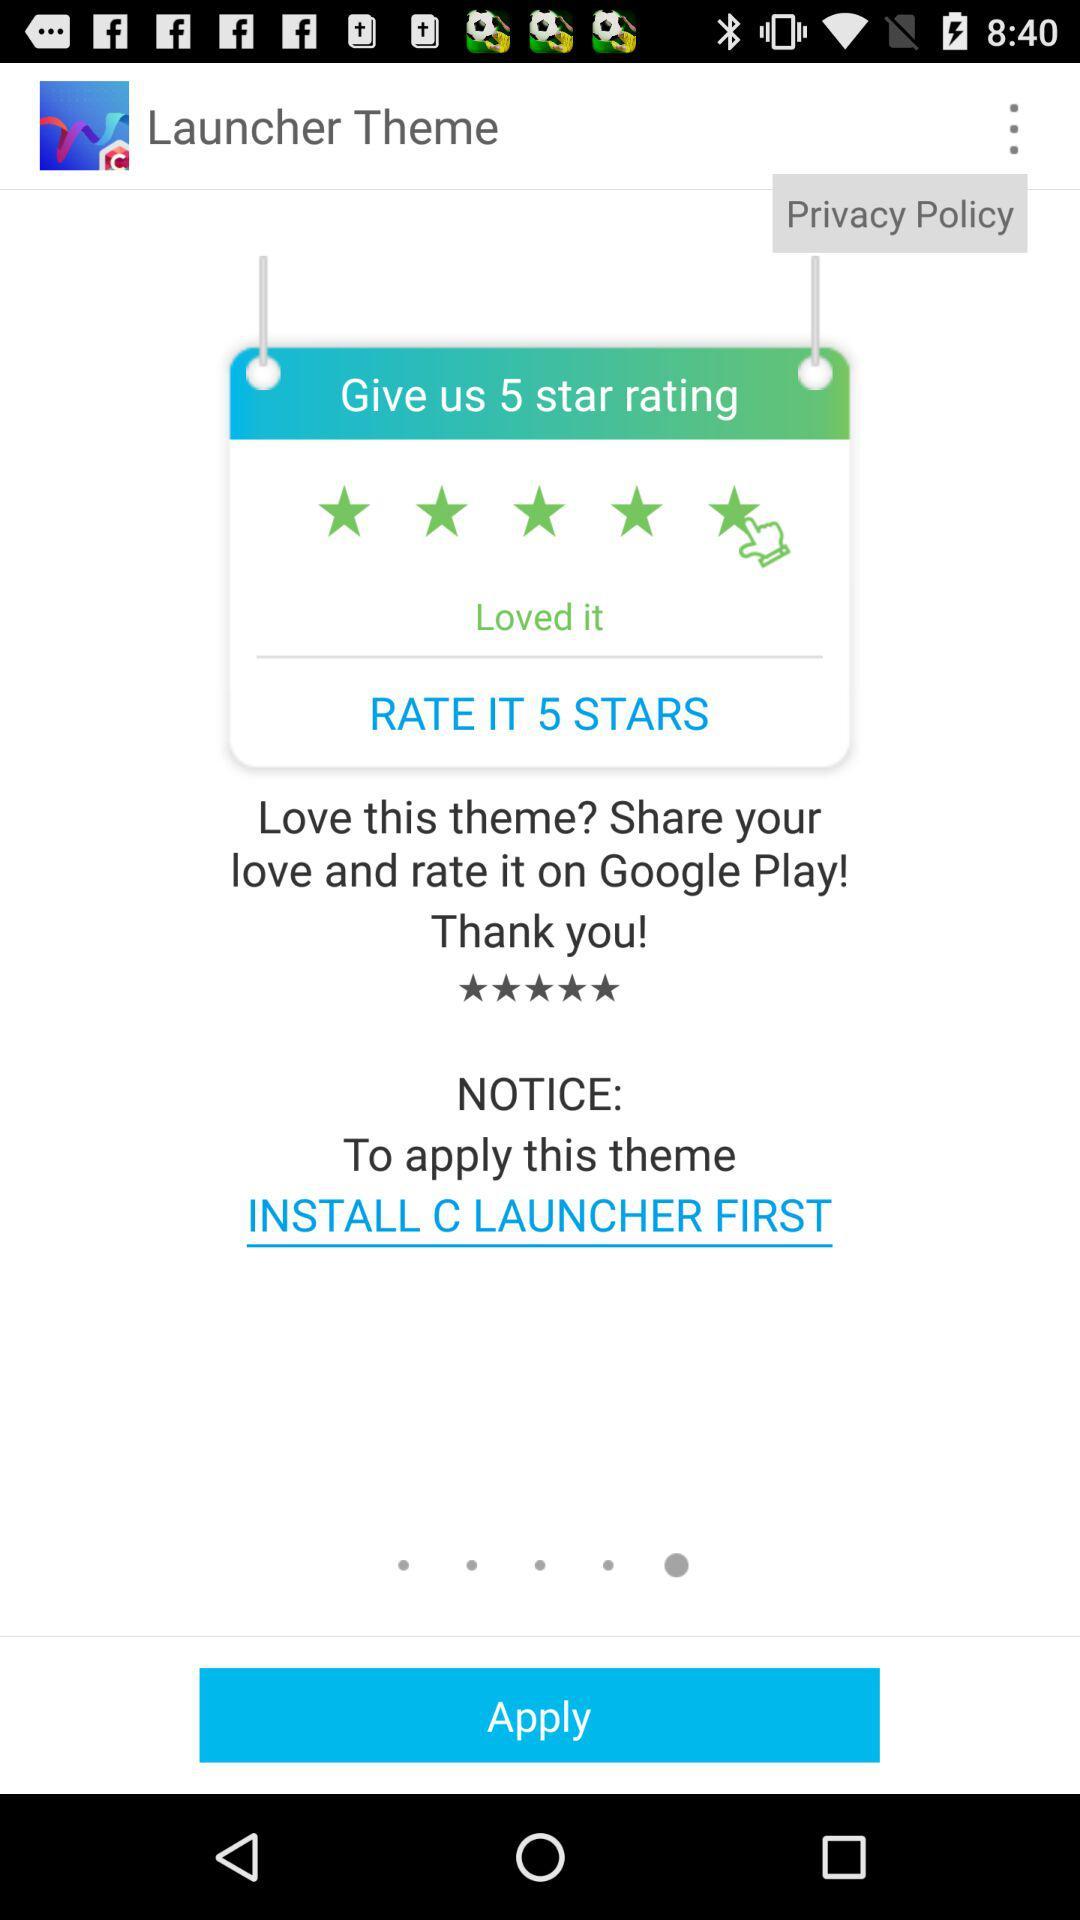 This screenshot has height=1920, width=1080. What do you see at coordinates (1014, 128) in the screenshot?
I see `app next to launcher theme app` at bounding box center [1014, 128].